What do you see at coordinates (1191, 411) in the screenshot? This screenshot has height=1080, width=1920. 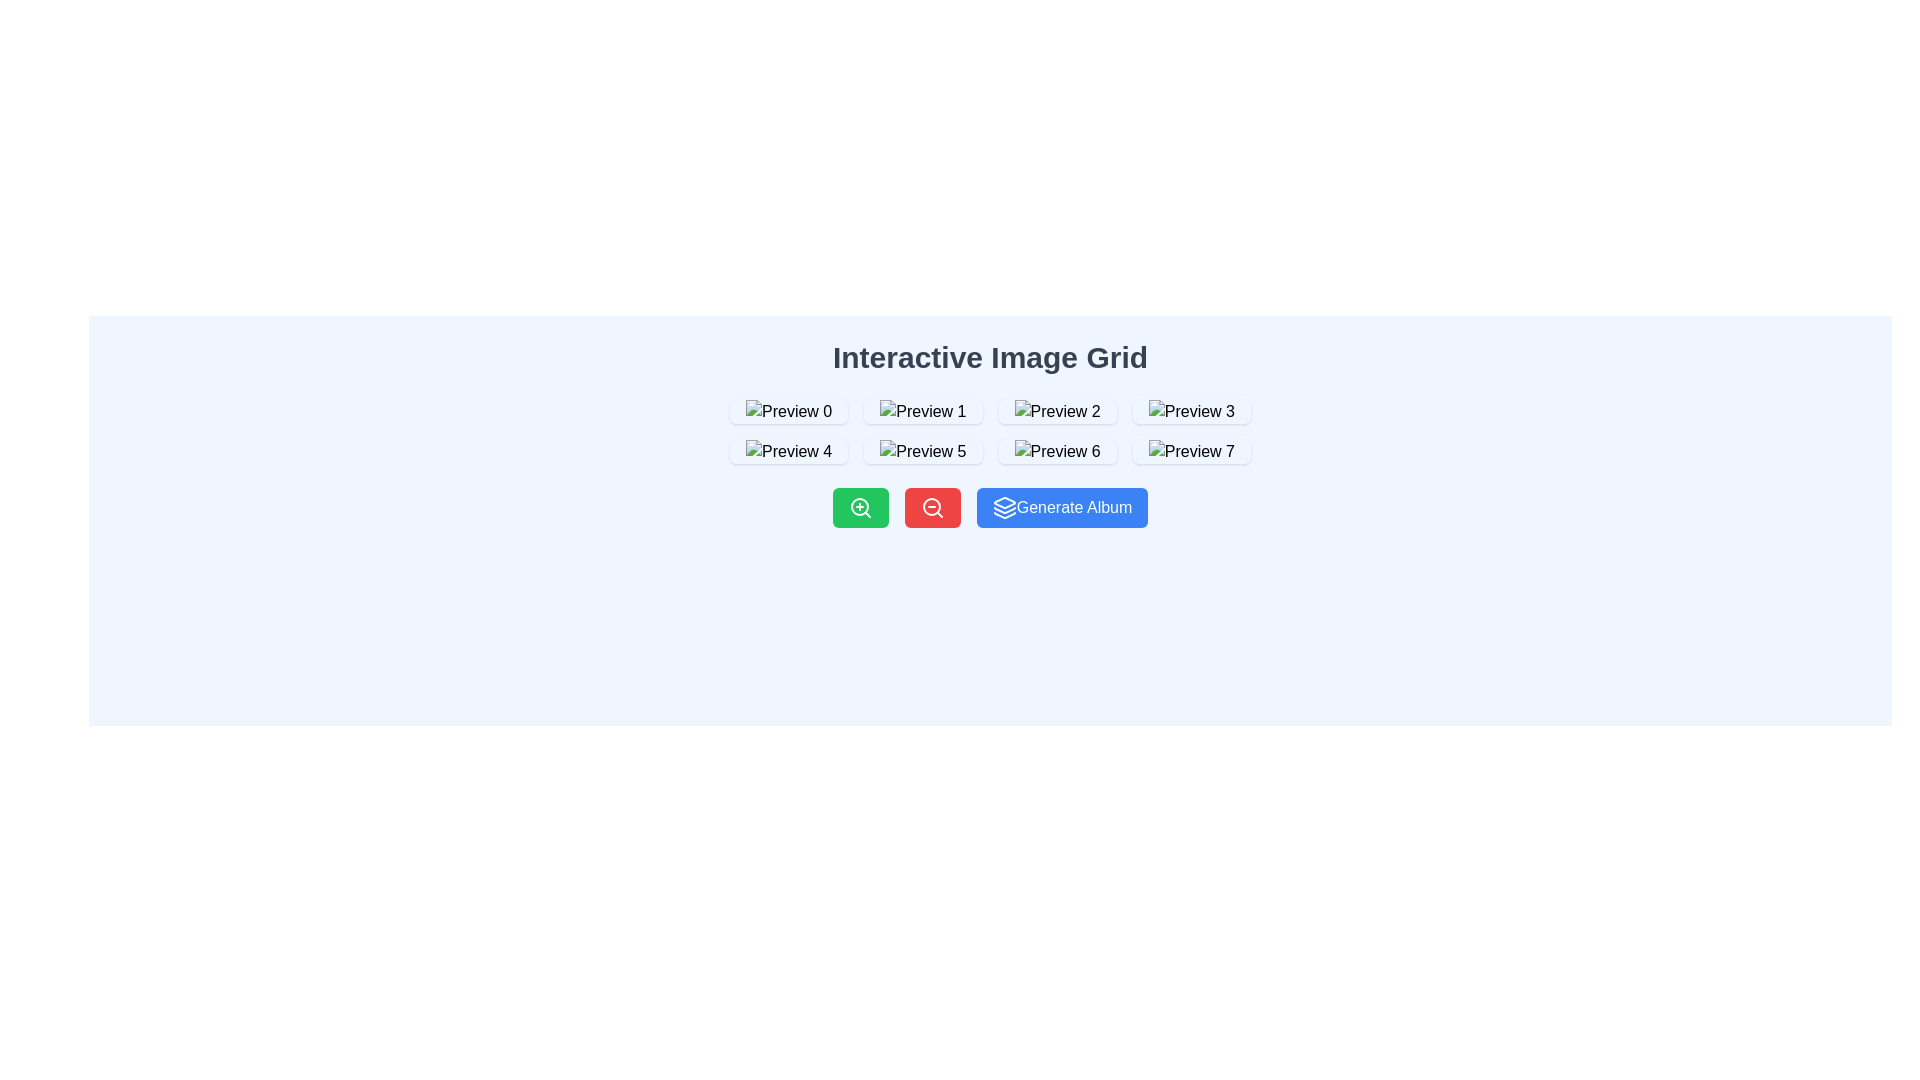 I see `the image preview element, which is the fourth item in the first row of a grid layout` at bounding box center [1191, 411].